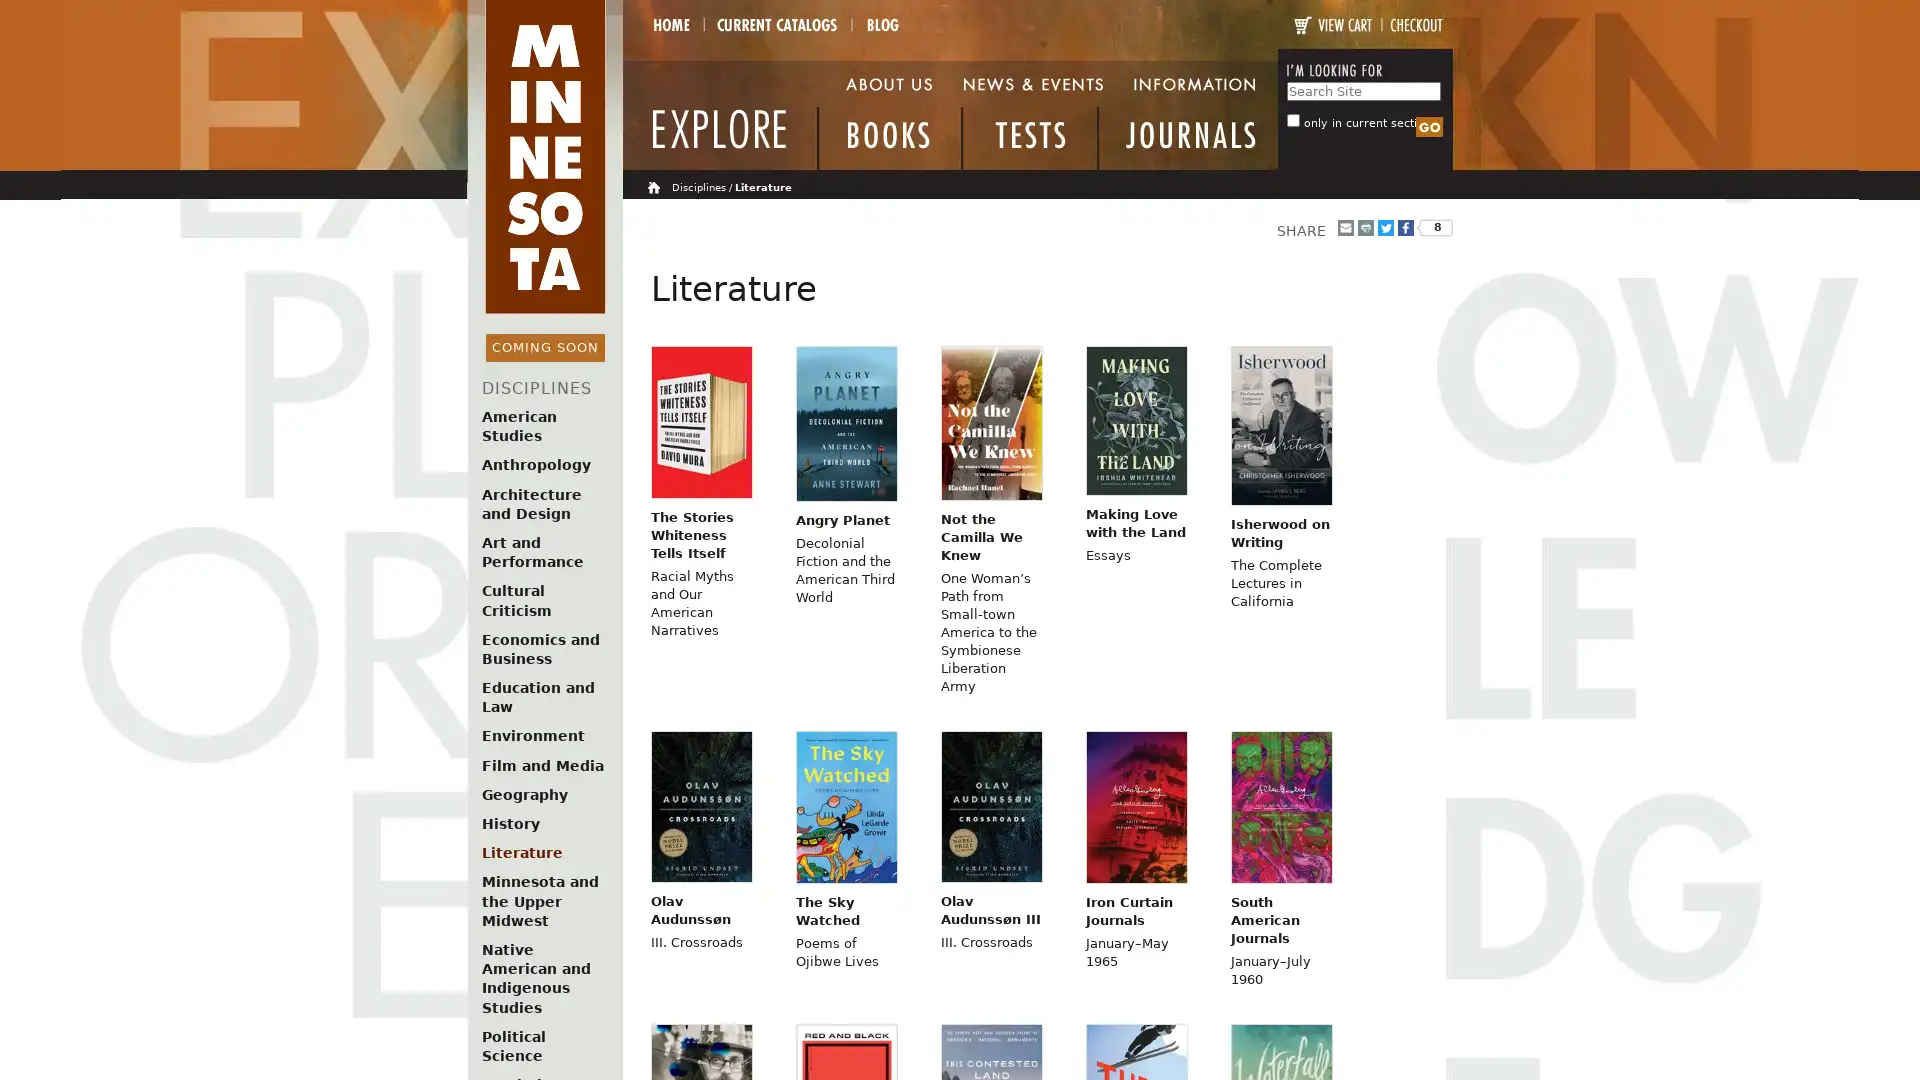 Image resolution: width=1920 pixels, height=1080 pixels. Describe the element at coordinates (1428, 127) in the screenshot. I see `Search` at that location.